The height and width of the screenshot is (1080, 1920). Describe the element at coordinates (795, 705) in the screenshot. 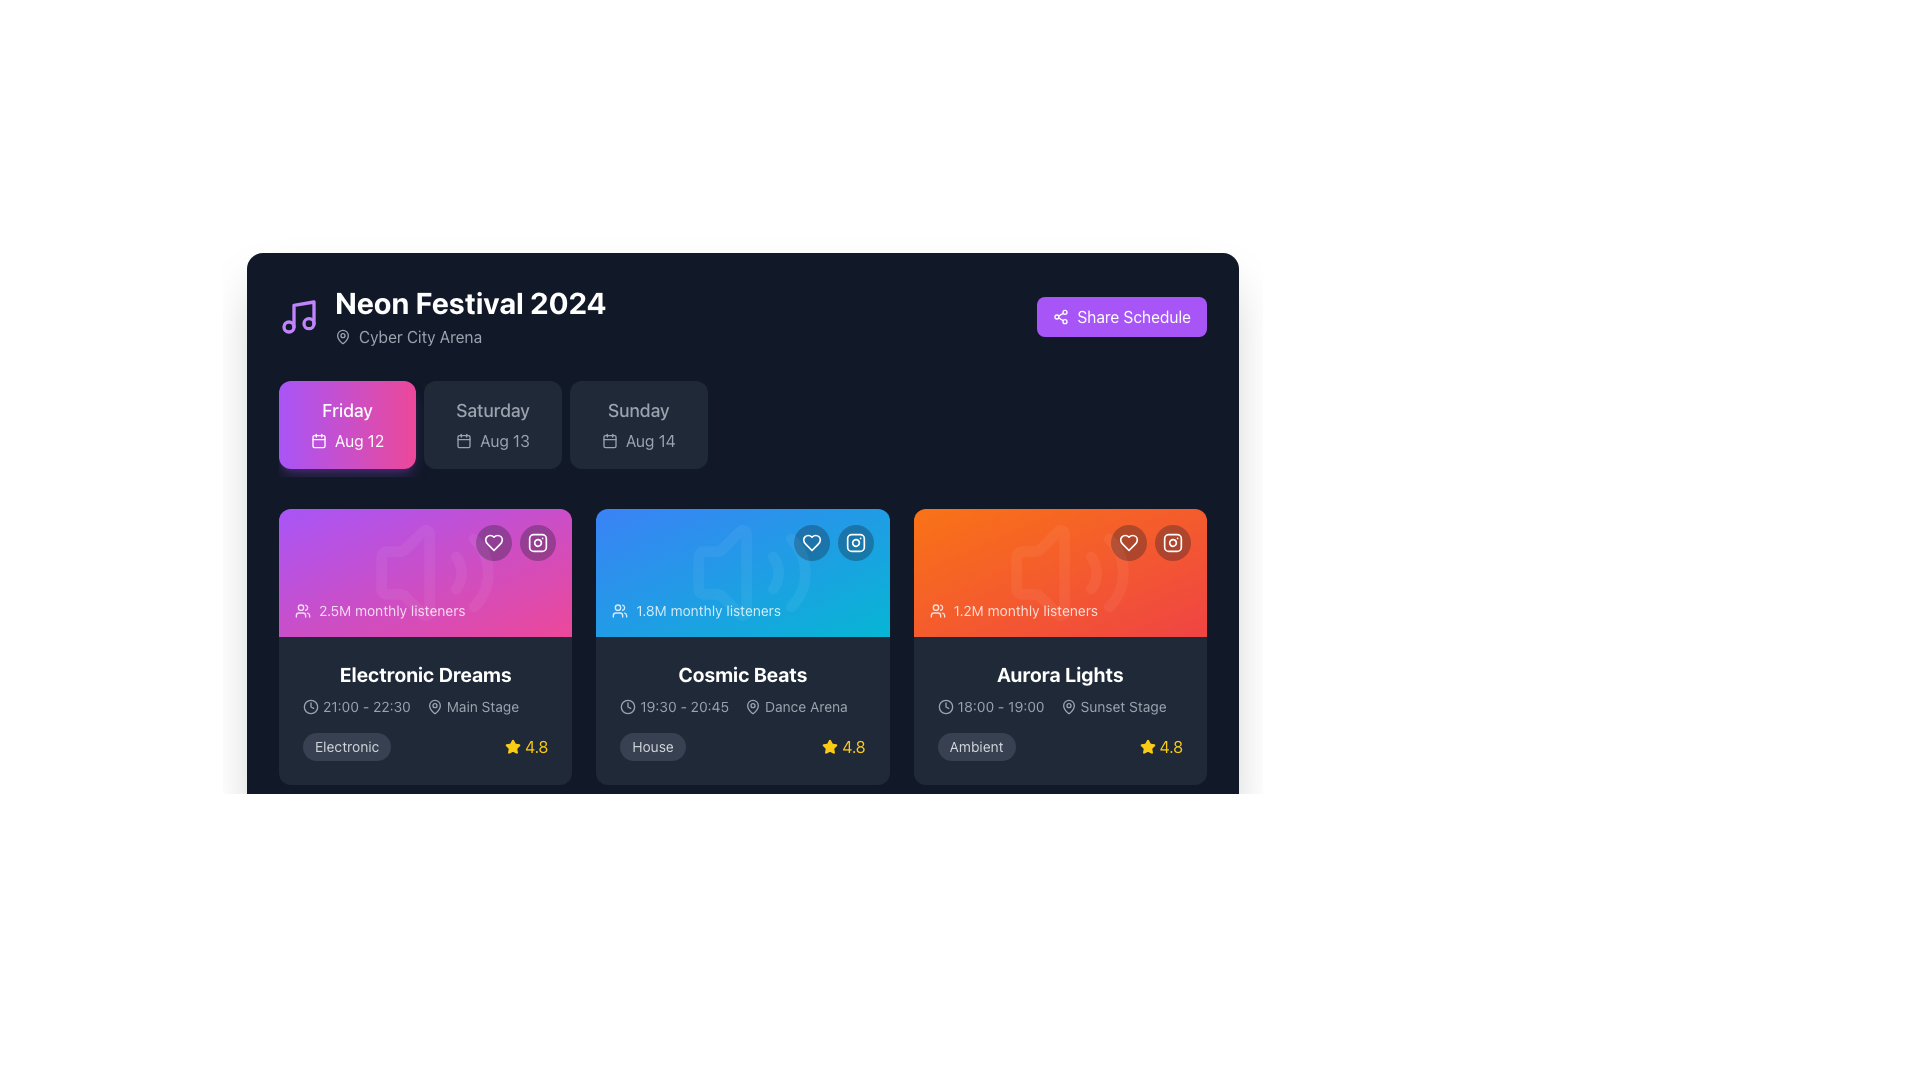

I see `the 'Dance Arena' text label which is accompanied by a map pin icon, located in the bottom section of the 'Cosmic Beats' card` at that location.